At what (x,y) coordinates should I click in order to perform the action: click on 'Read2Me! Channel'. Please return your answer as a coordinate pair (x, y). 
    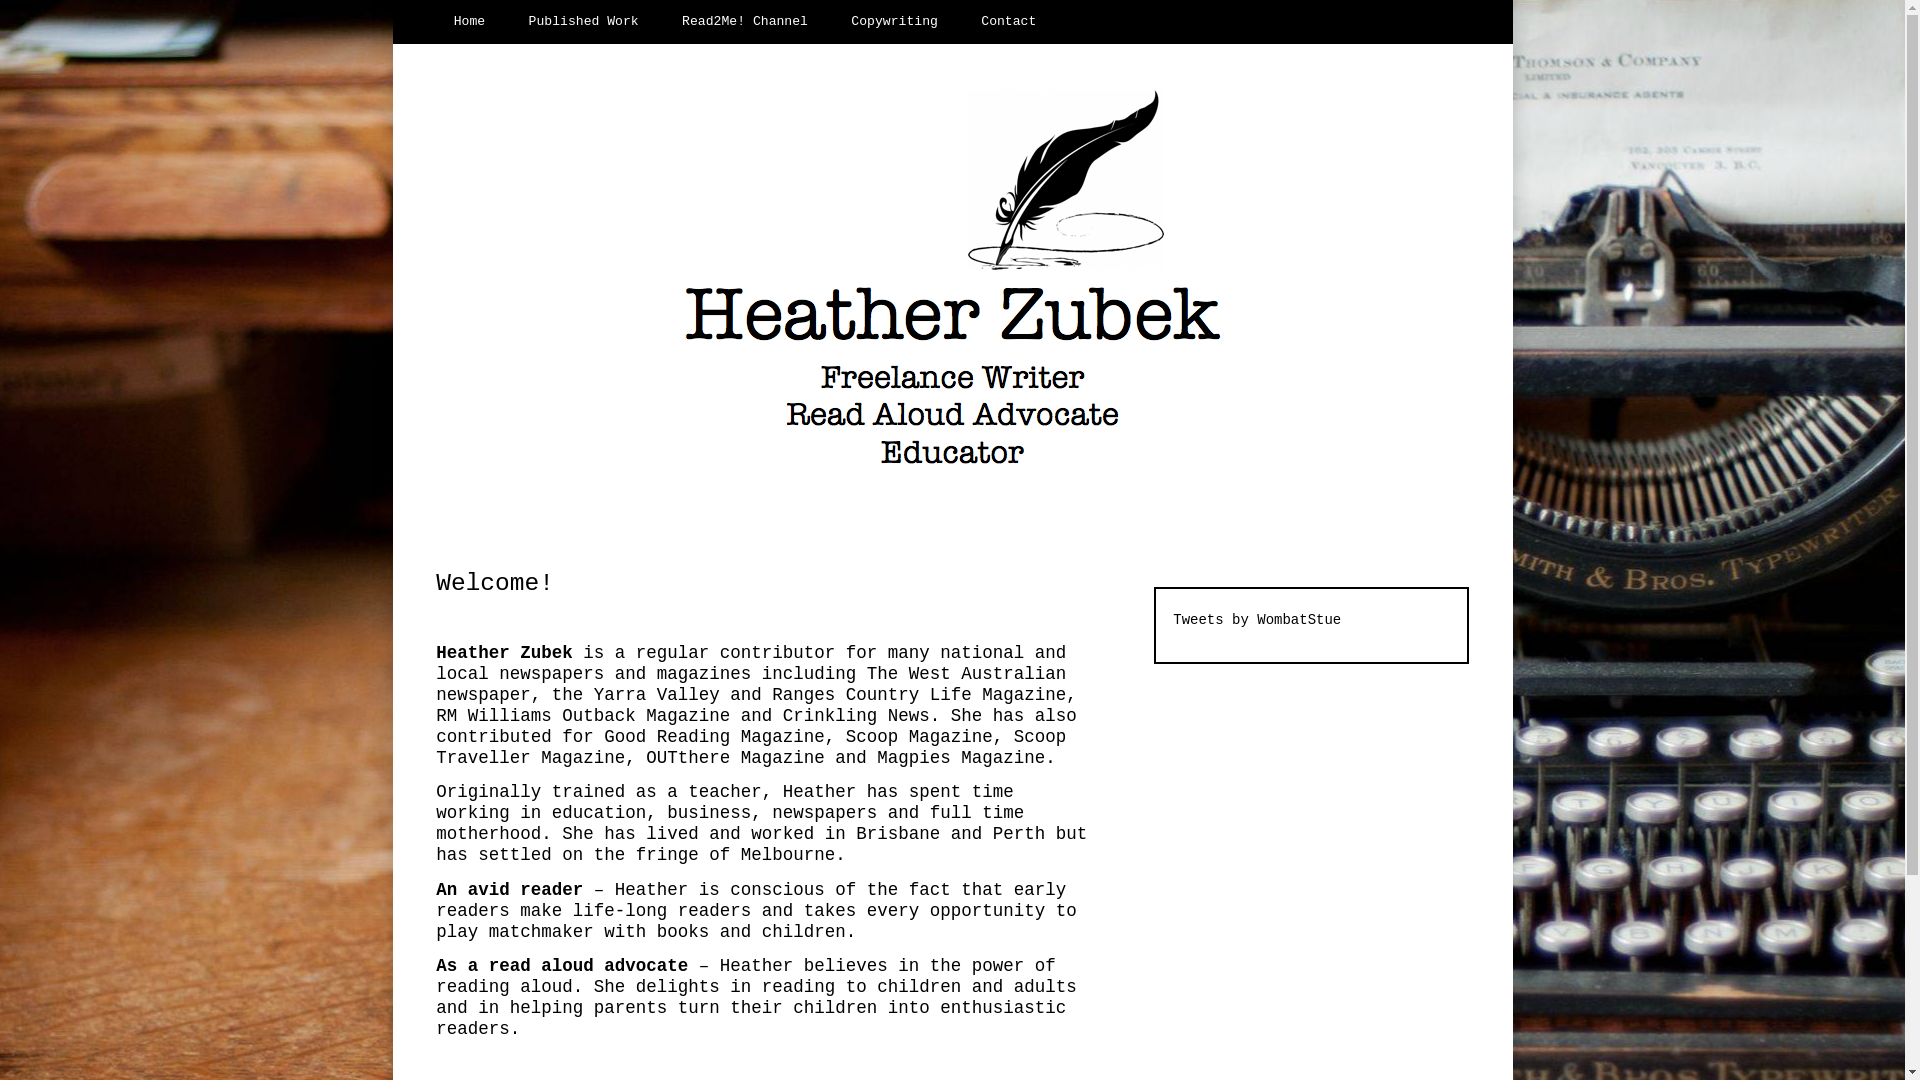
    Looking at the image, I should click on (744, 22).